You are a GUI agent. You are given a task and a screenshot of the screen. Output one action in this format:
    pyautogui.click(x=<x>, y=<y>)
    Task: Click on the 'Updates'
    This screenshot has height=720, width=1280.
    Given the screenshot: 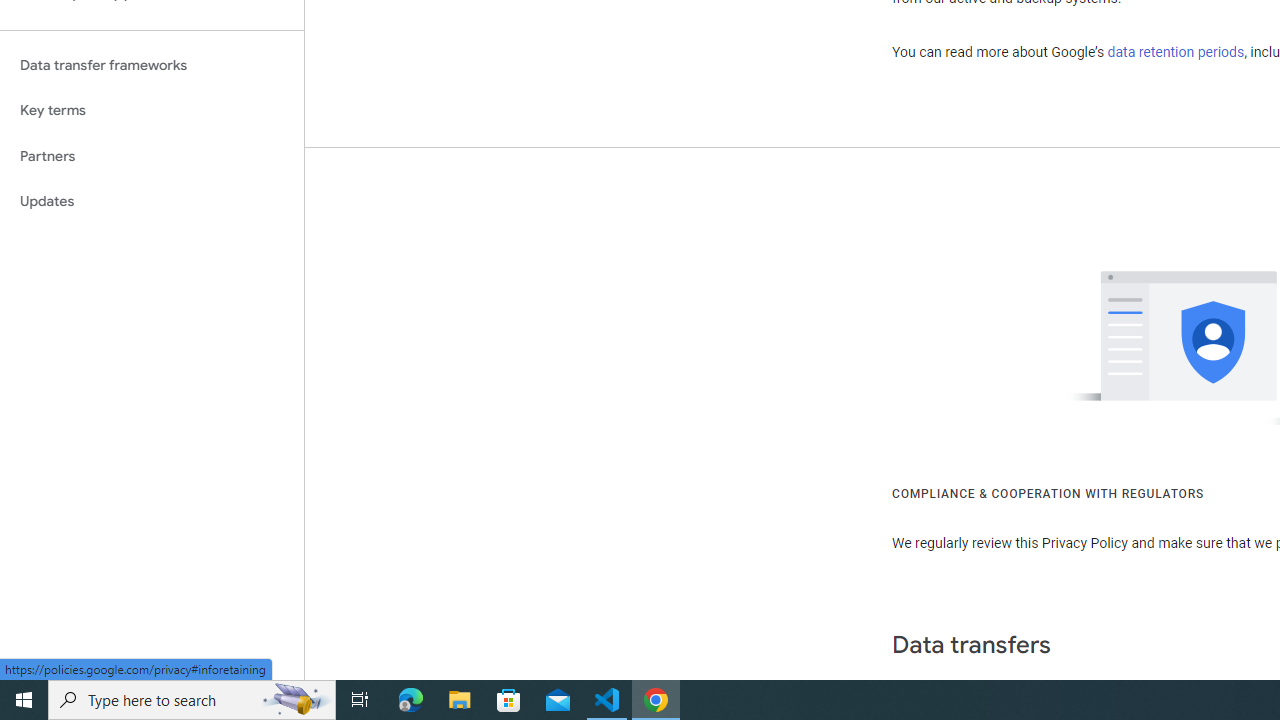 What is the action you would take?
    pyautogui.click(x=151, y=201)
    